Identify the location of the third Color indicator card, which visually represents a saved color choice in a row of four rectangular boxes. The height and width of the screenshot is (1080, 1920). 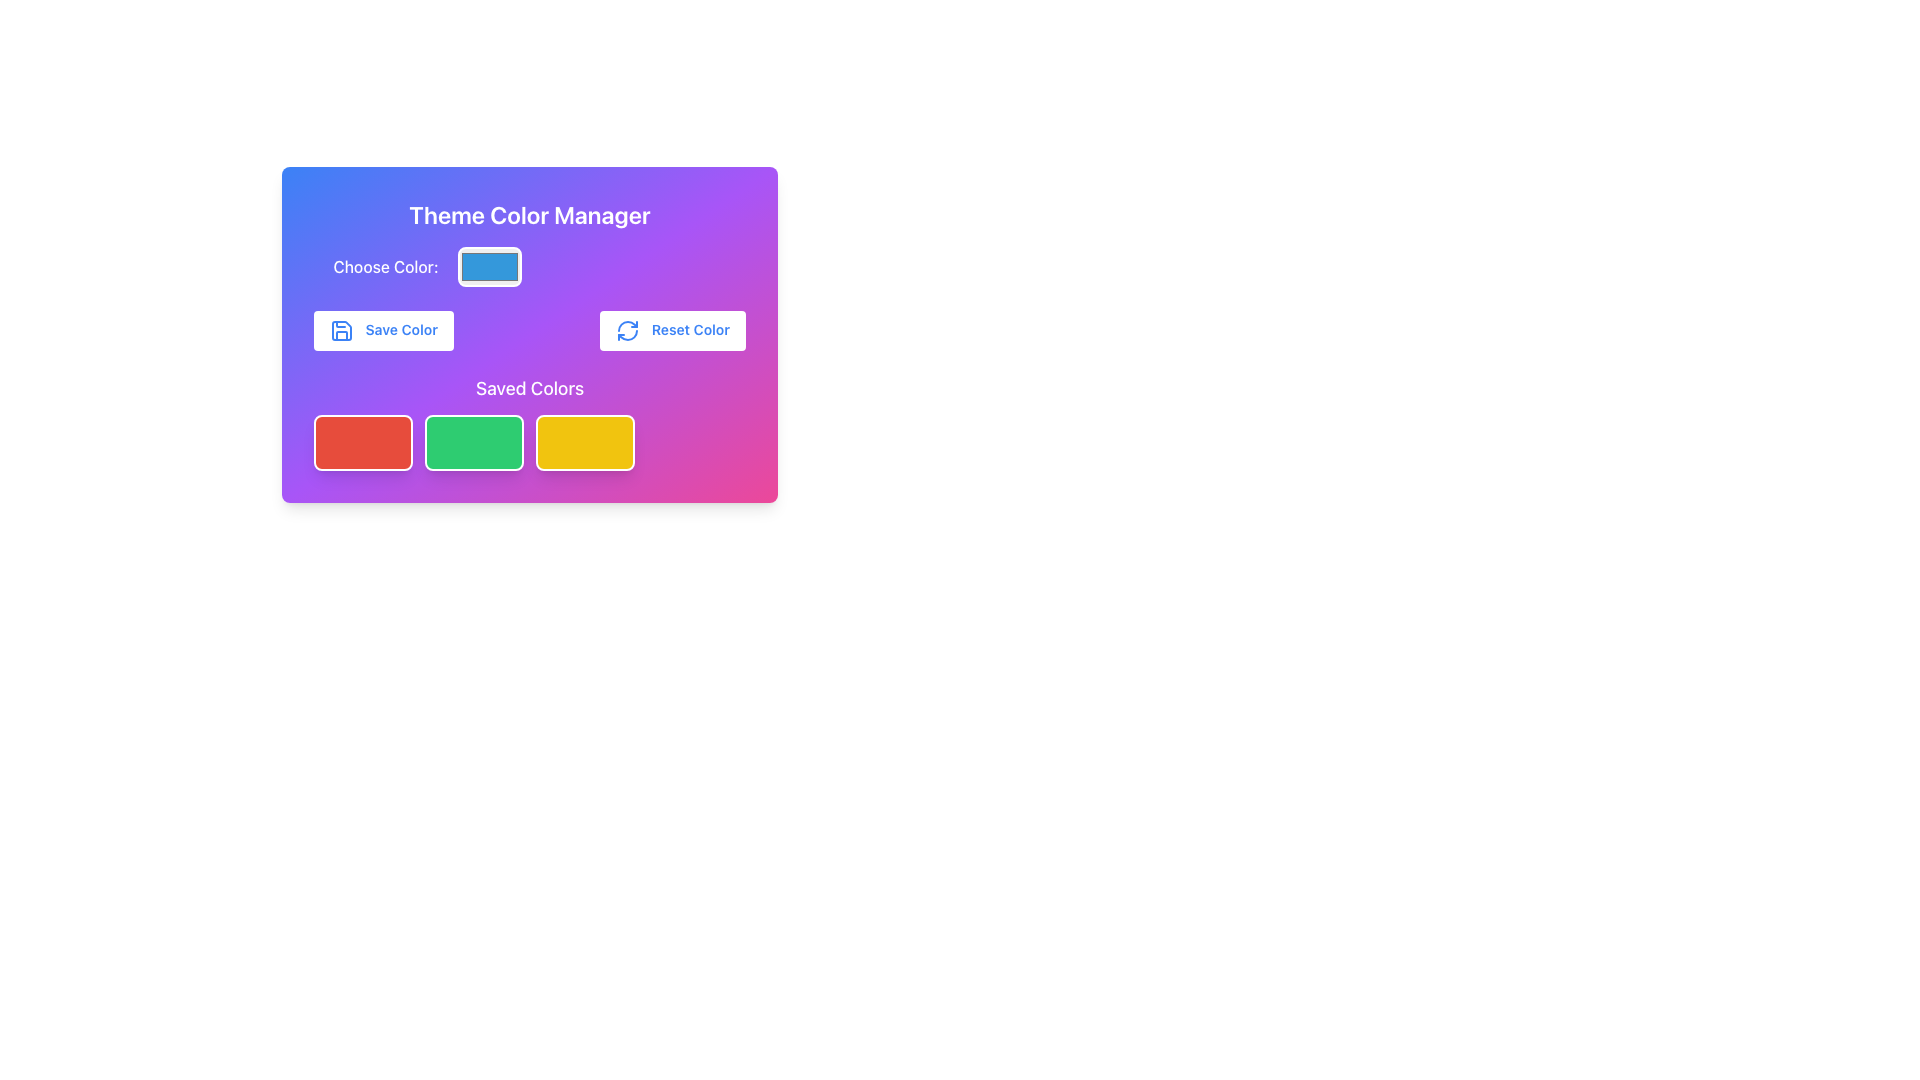
(584, 442).